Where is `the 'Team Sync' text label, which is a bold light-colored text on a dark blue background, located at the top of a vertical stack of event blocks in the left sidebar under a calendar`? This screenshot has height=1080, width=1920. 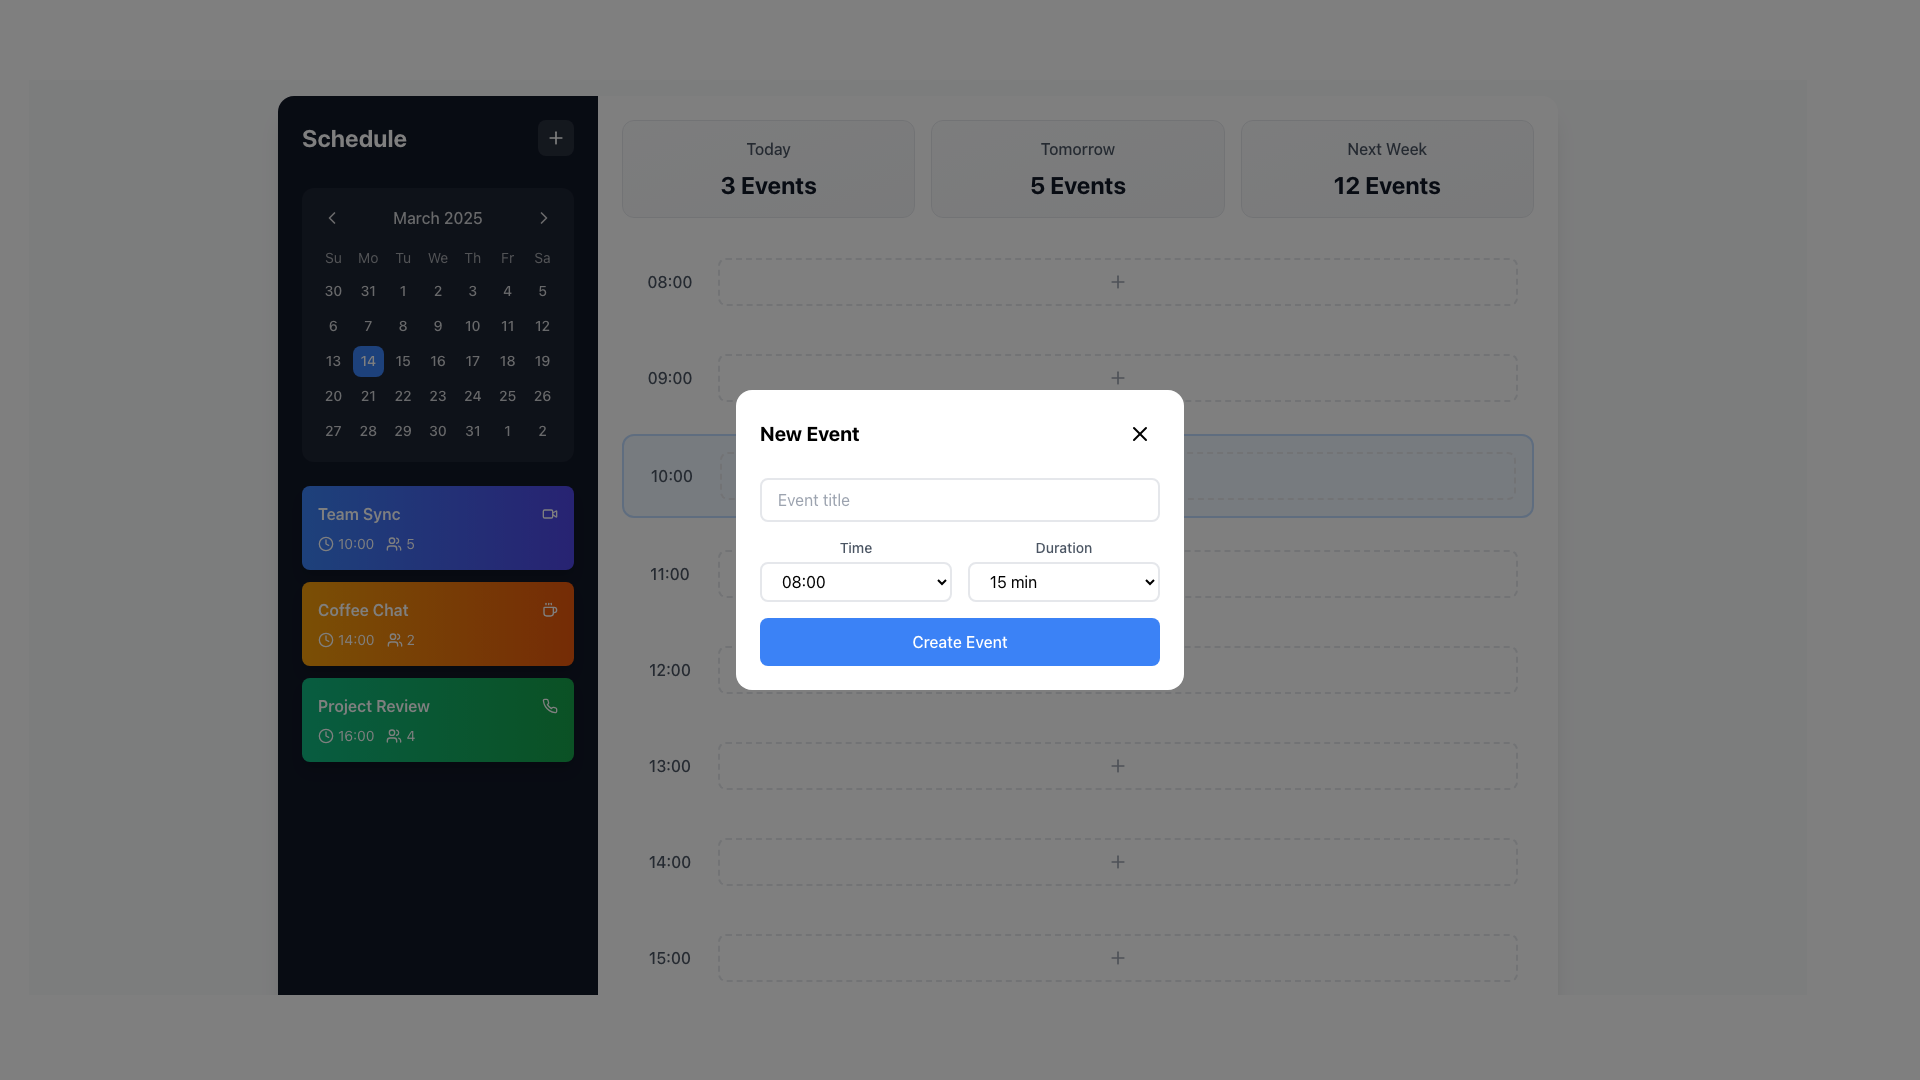 the 'Team Sync' text label, which is a bold light-colored text on a dark blue background, located at the top of a vertical stack of event blocks in the left sidebar under a calendar is located at coordinates (359, 513).